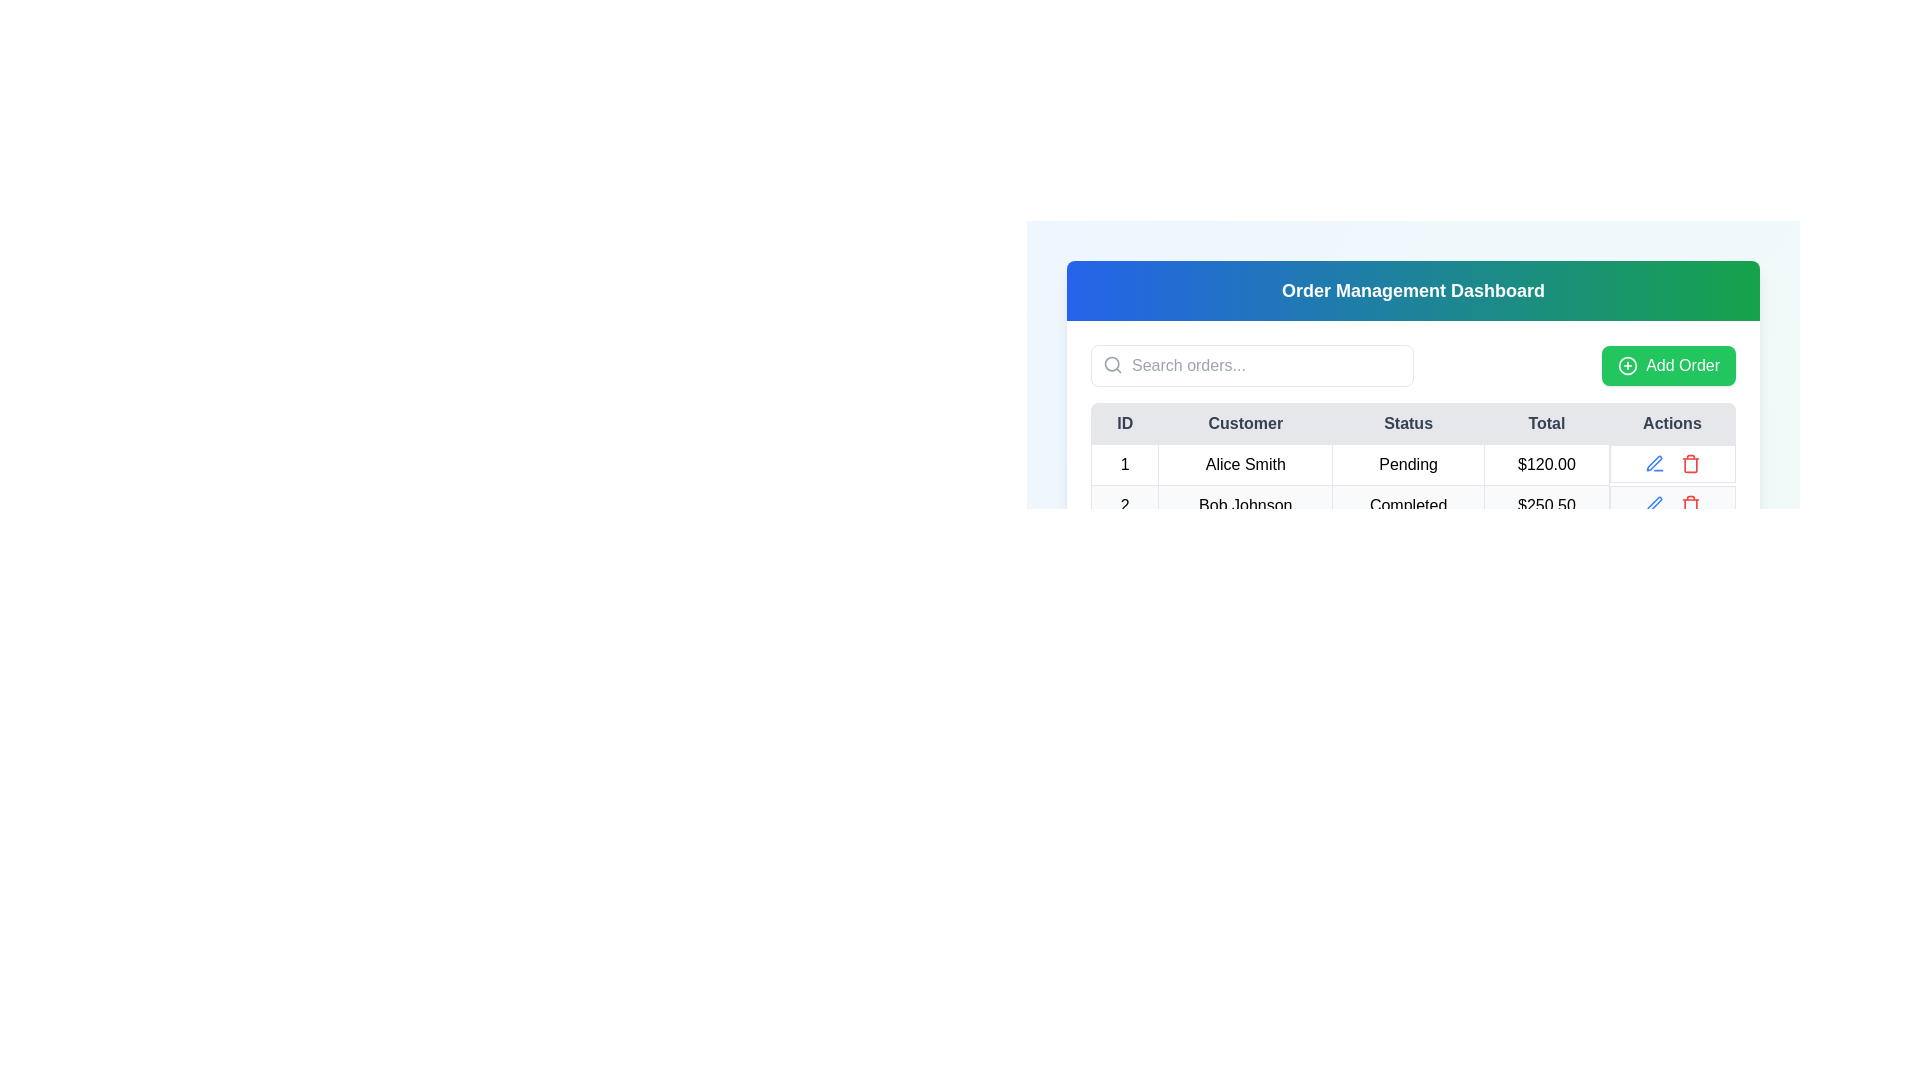 This screenshot has height=1080, width=1920. I want to click on the pen-like icon located in the 'Actions' column of the row associated with 'Alice Smith', so click(1654, 462).